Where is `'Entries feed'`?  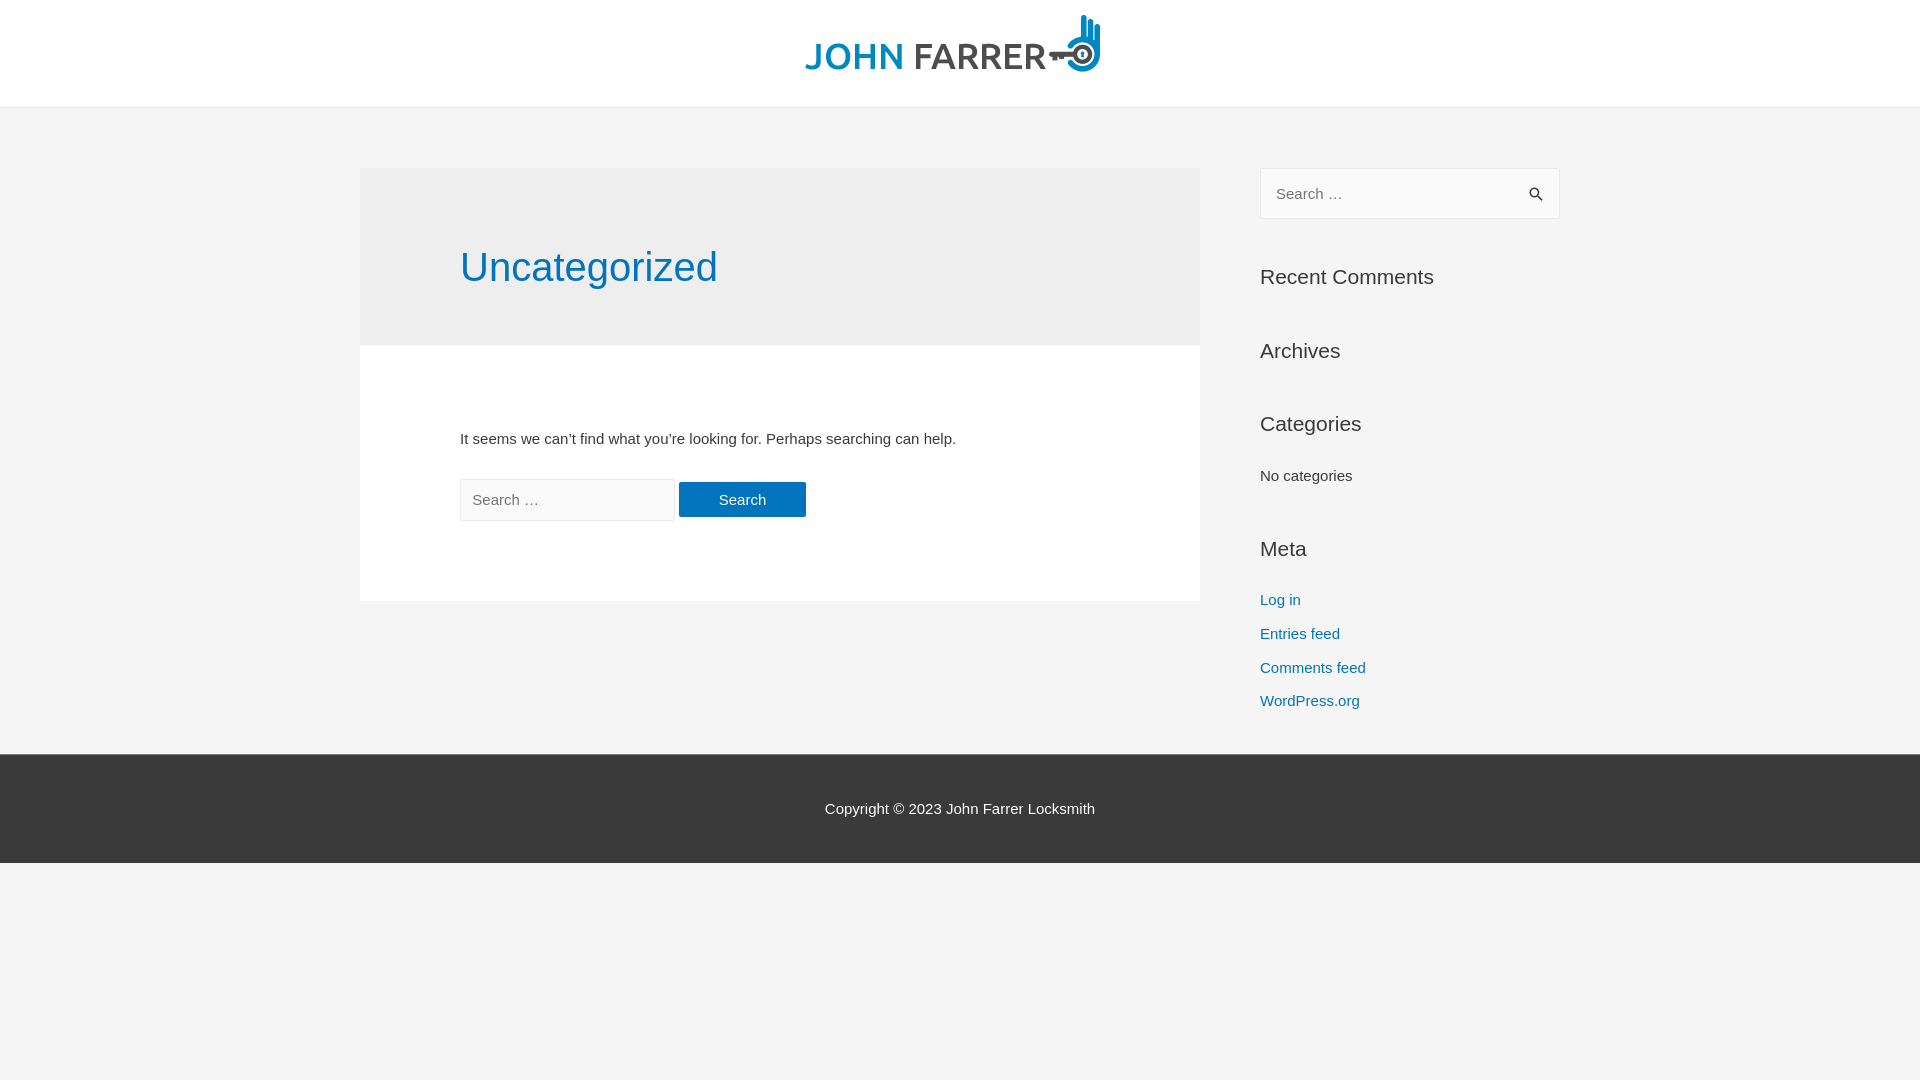 'Entries feed' is located at coordinates (1300, 633).